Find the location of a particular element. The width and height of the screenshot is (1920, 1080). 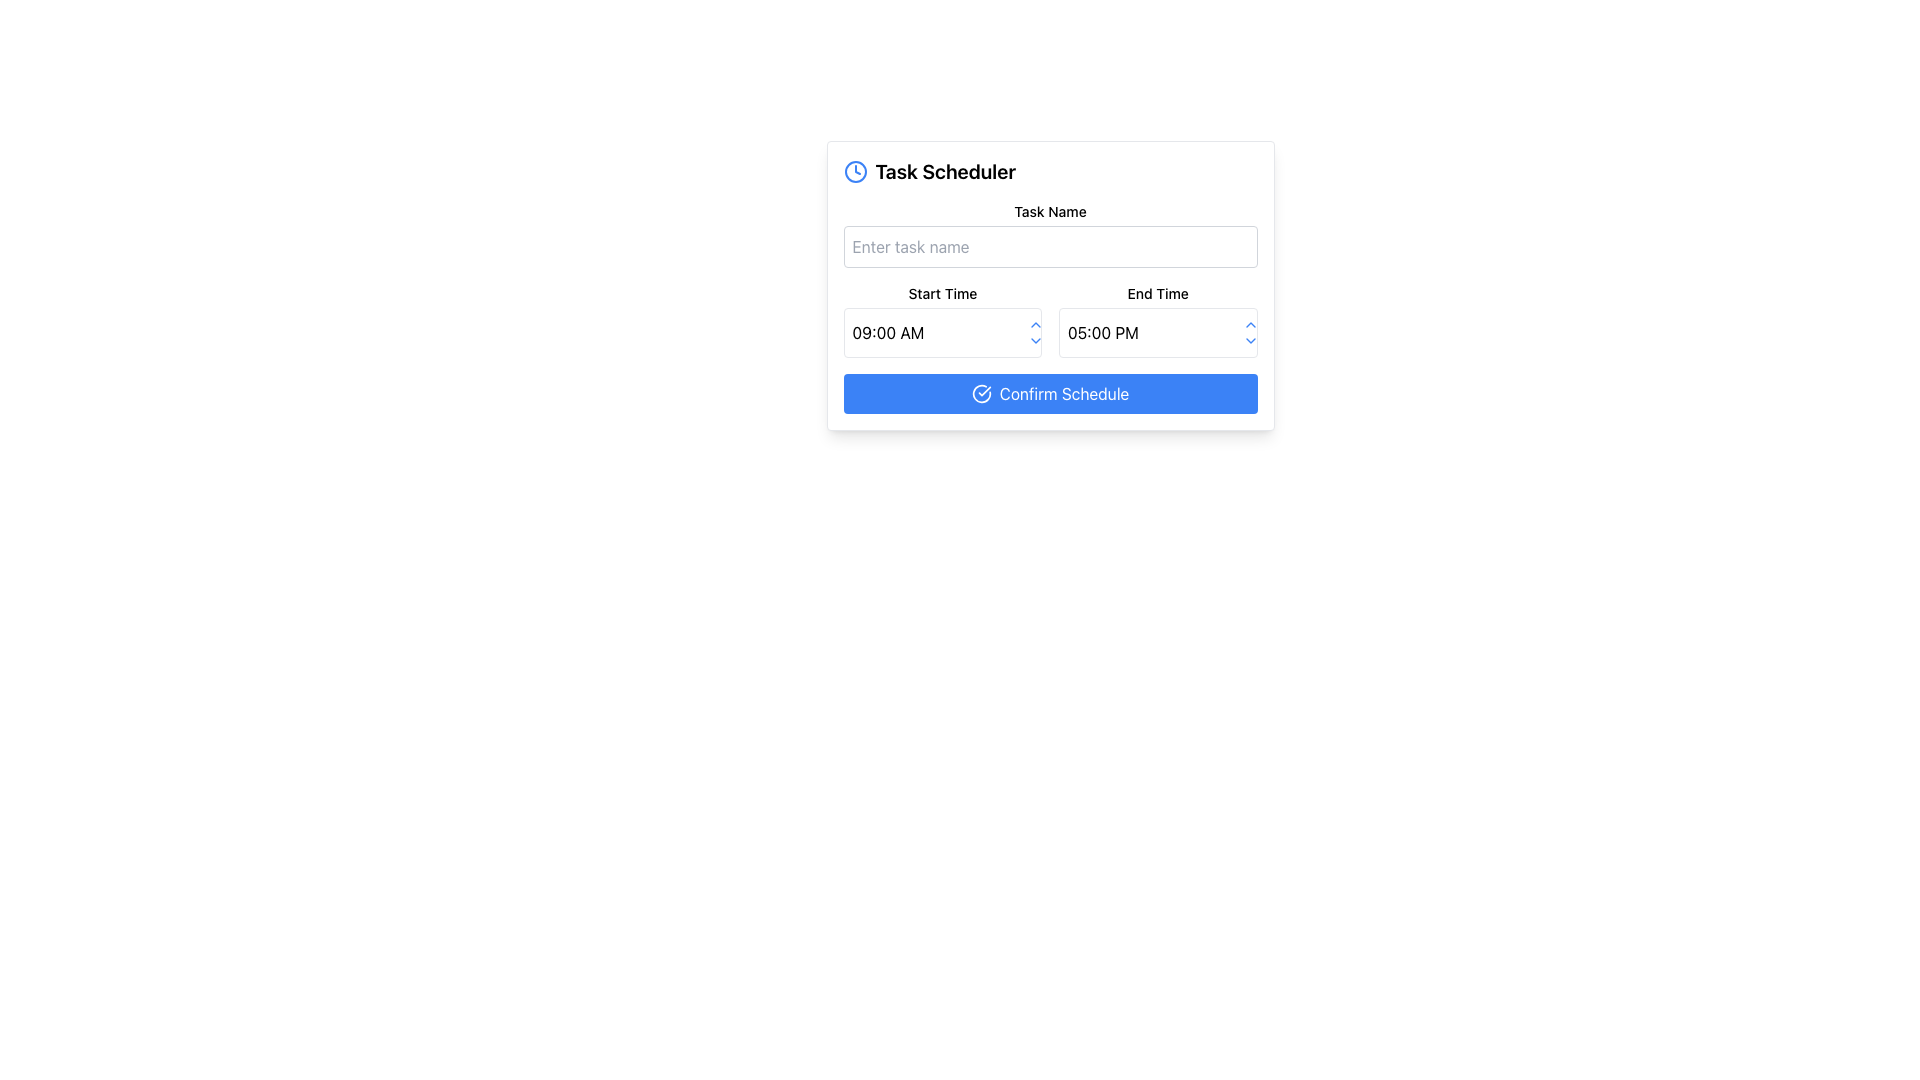

the upward-facing chevron button located above the downward-facing chevron in the 'End Time' field of the time picker interface to increase the time is located at coordinates (1249, 323).